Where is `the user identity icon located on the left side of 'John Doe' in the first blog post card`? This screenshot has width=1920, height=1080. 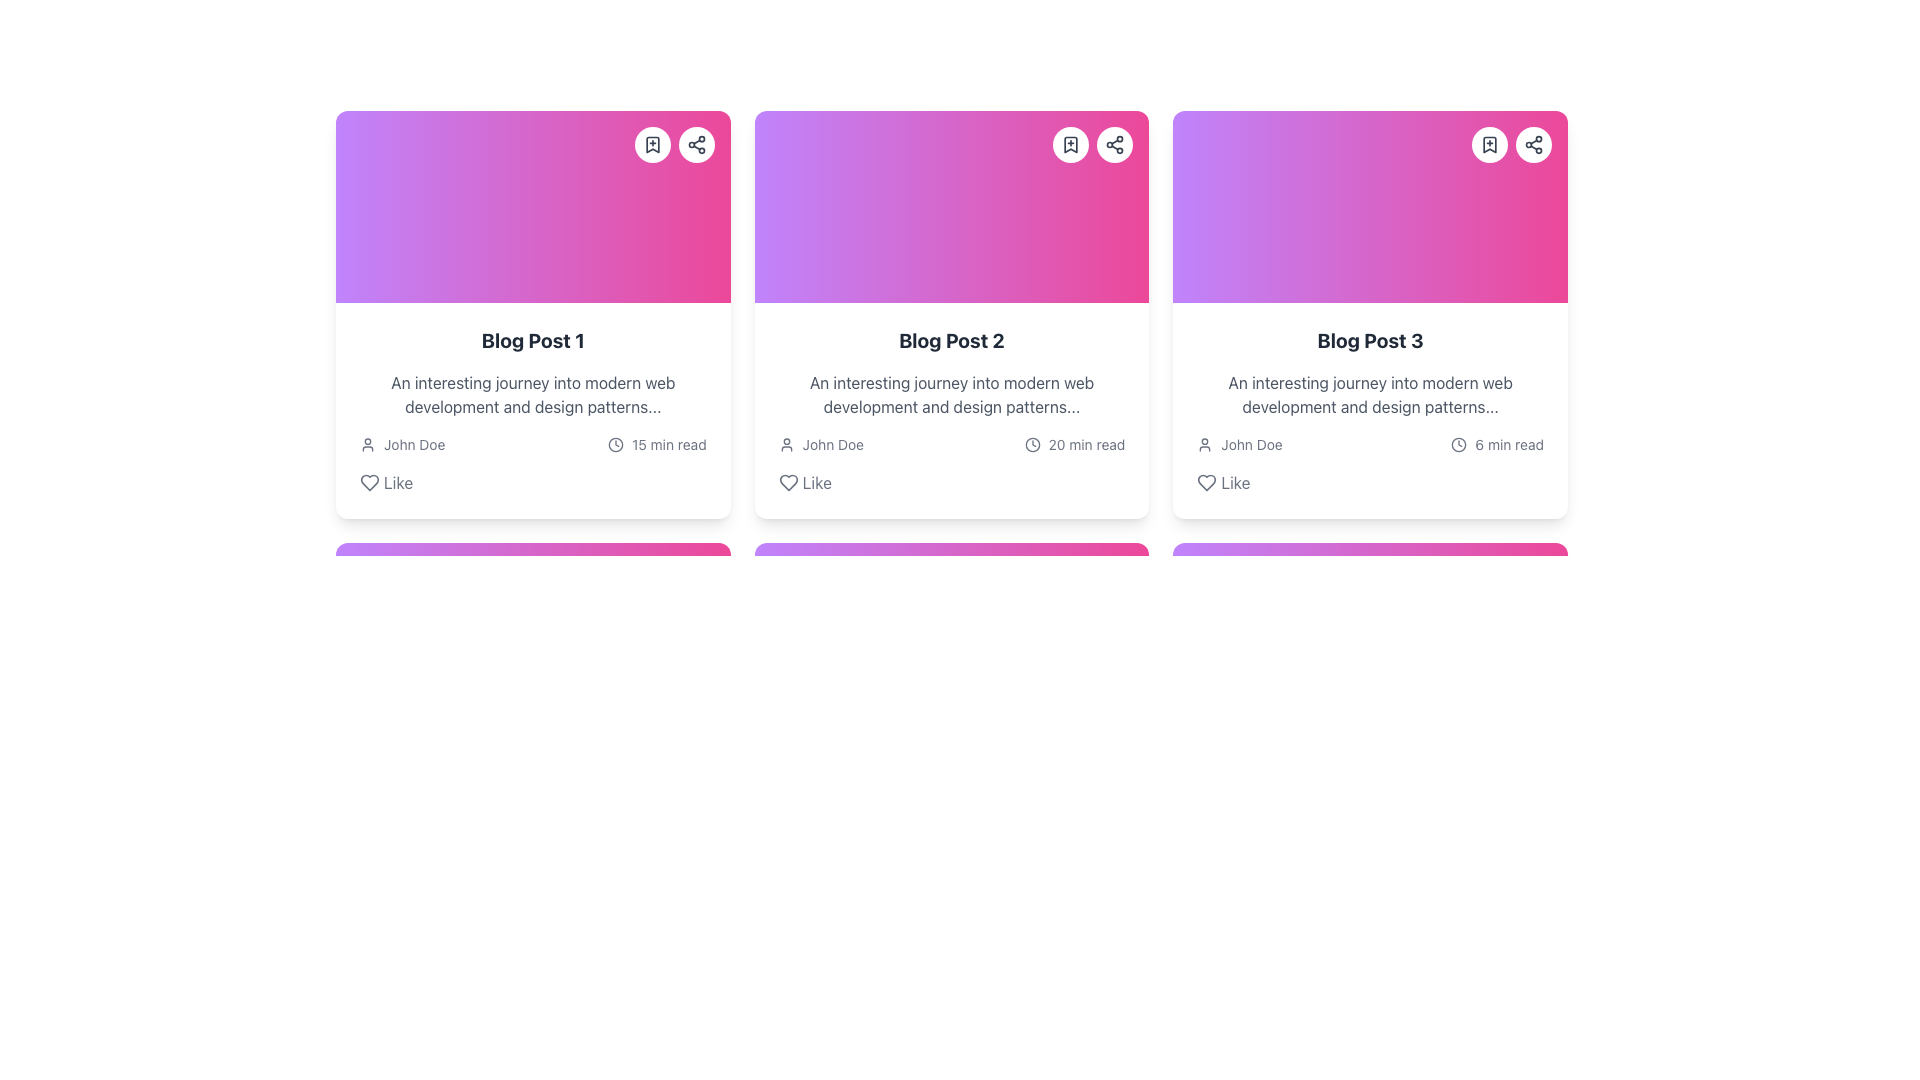 the user identity icon located on the left side of 'John Doe' in the first blog post card is located at coordinates (368, 443).